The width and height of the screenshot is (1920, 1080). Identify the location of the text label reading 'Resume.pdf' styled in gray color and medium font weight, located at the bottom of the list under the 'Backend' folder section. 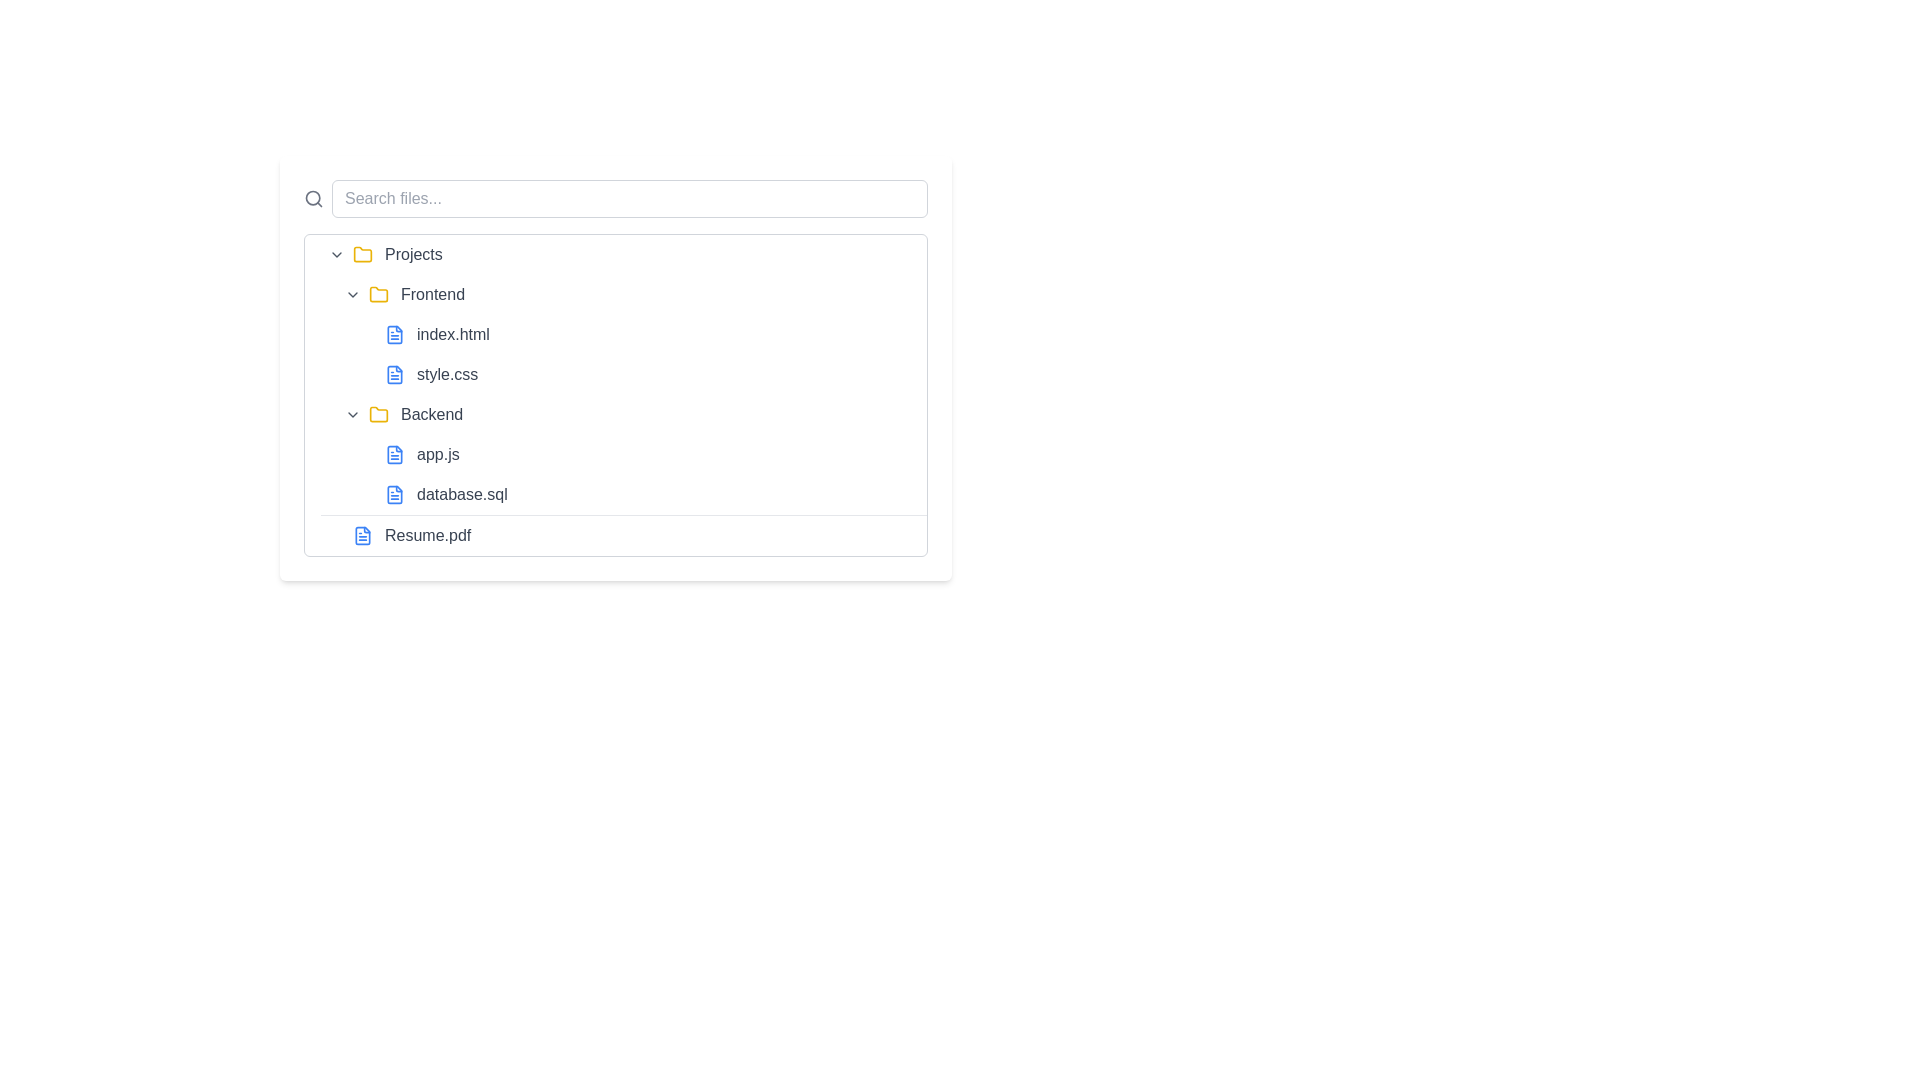
(426, 535).